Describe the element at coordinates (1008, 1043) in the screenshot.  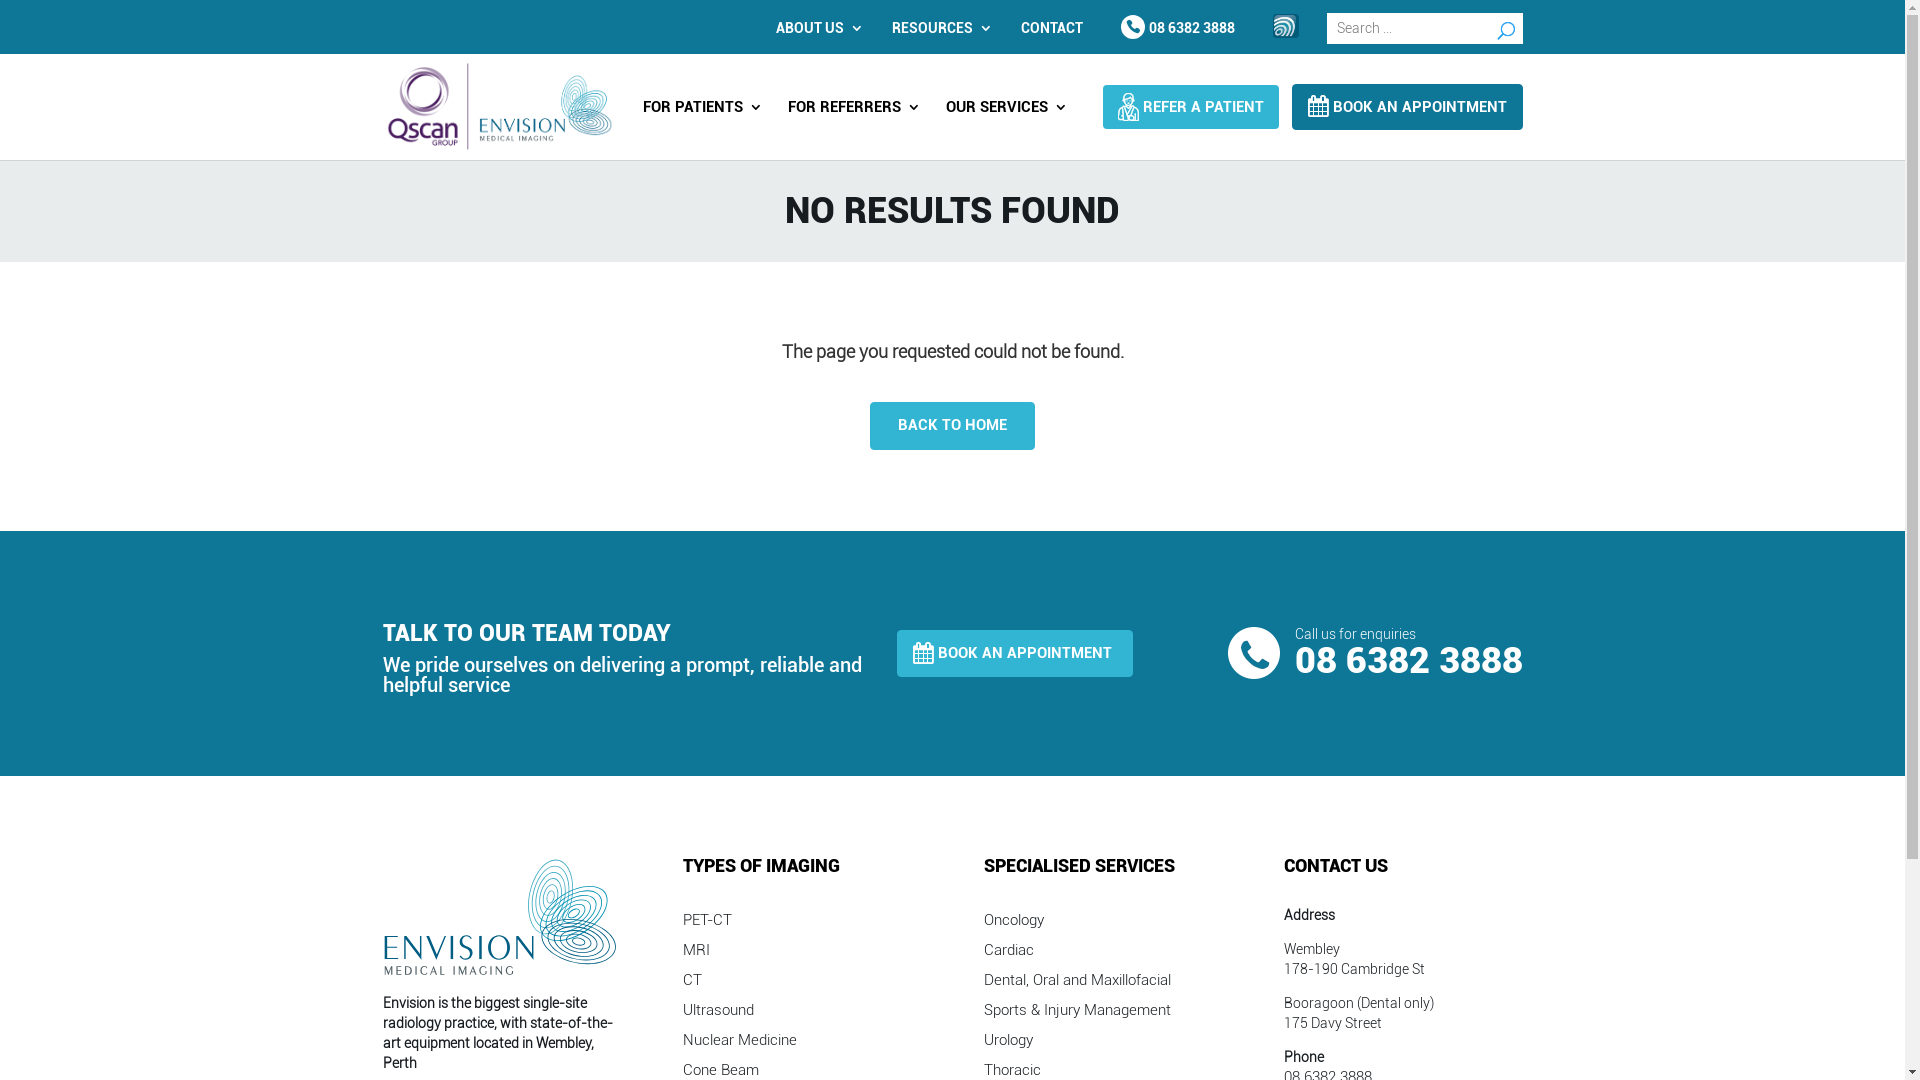
I see `'Urology'` at that location.